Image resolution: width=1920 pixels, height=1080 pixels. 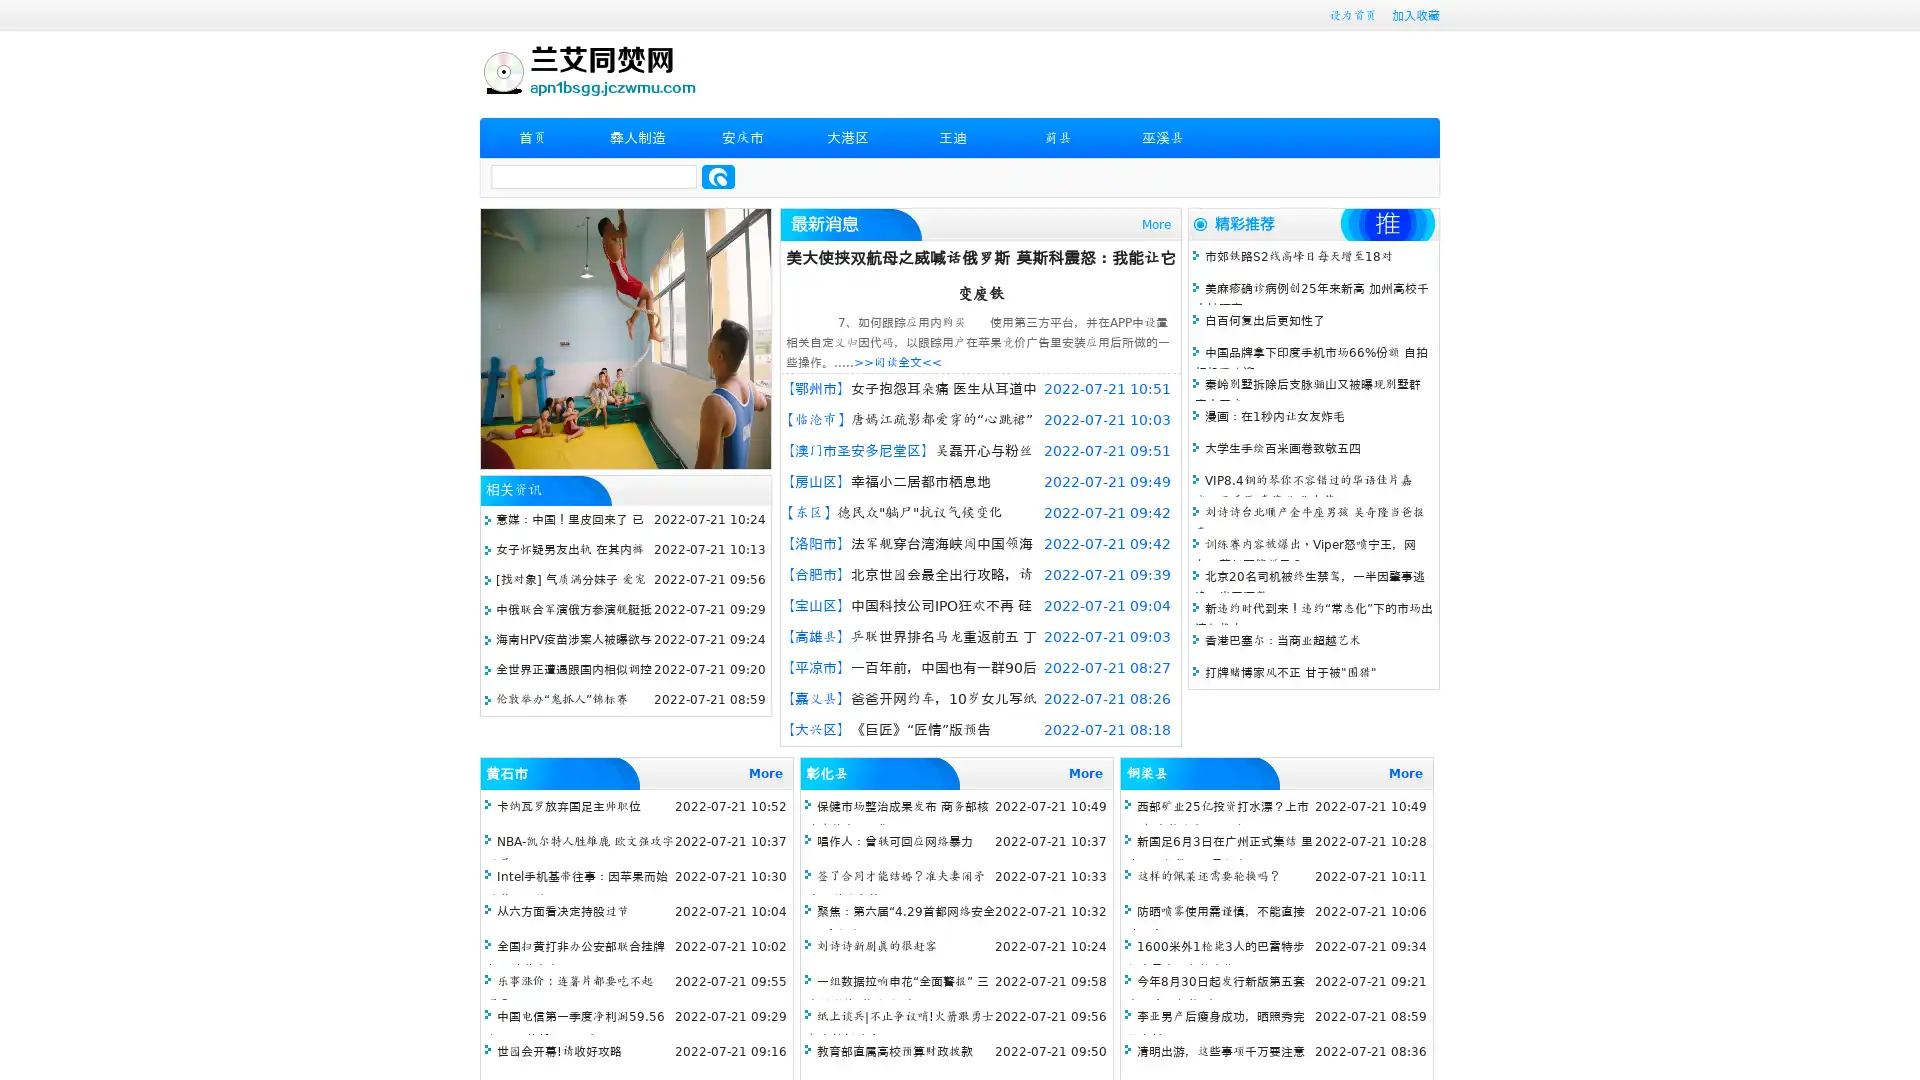 What do you see at coordinates (718, 176) in the screenshot?
I see `Search` at bounding box center [718, 176].